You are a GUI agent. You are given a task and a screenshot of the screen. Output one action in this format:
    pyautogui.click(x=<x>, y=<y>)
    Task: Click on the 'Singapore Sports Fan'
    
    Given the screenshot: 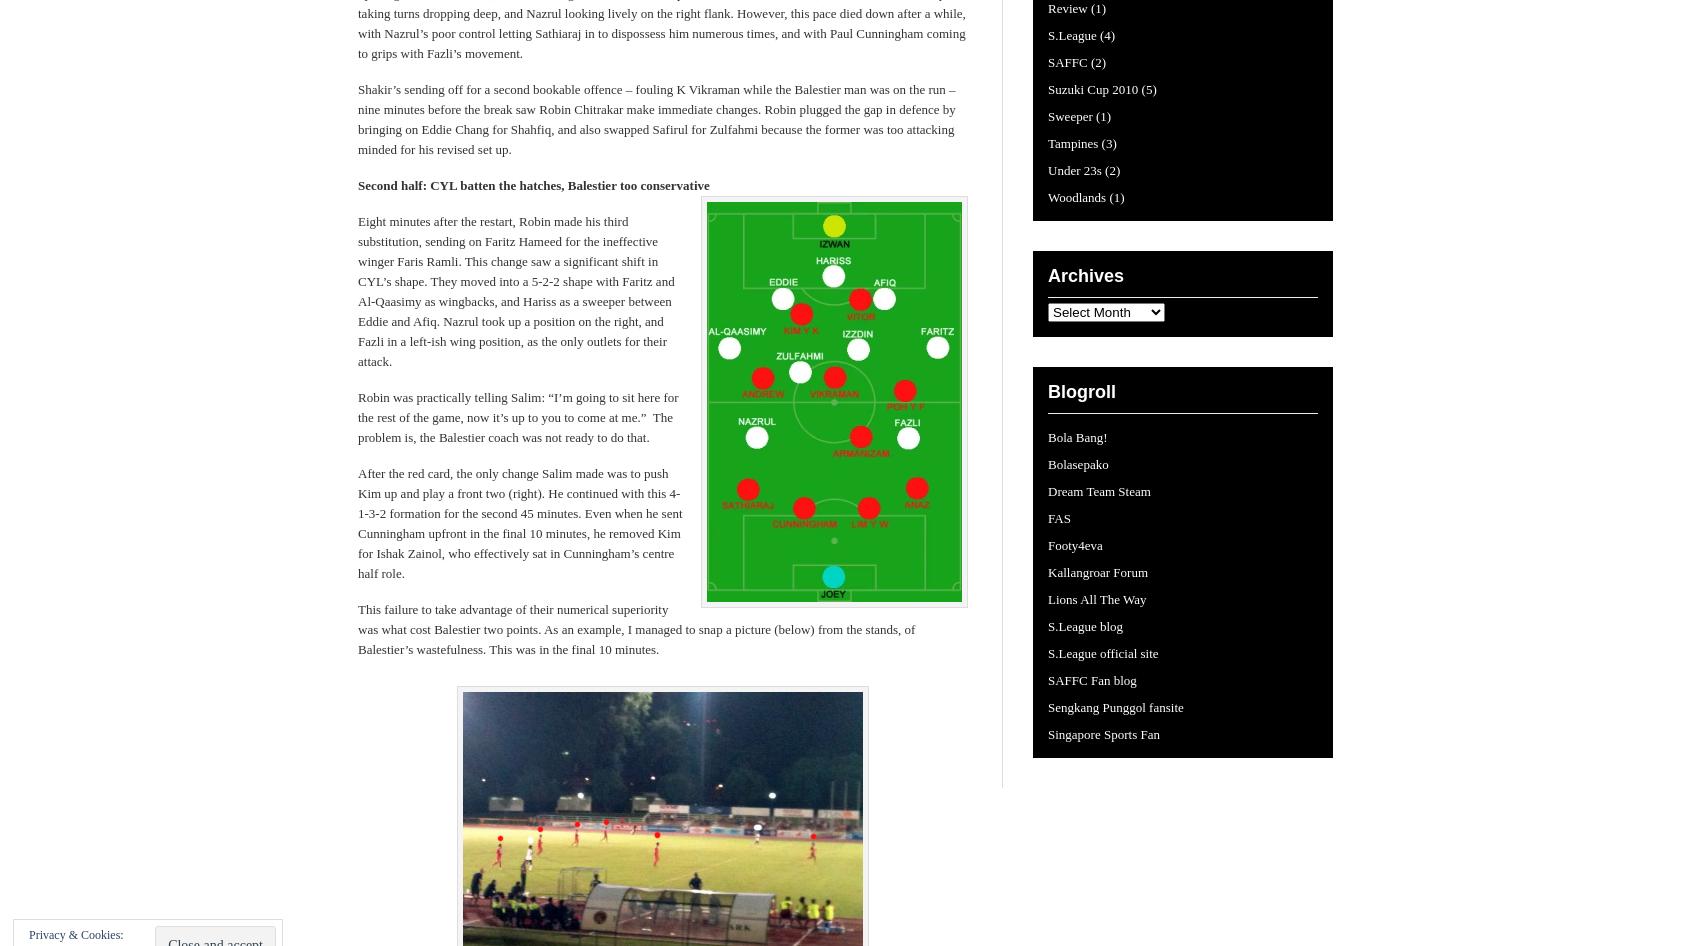 What is the action you would take?
    pyautogui.click(x=1103, y=733)
    